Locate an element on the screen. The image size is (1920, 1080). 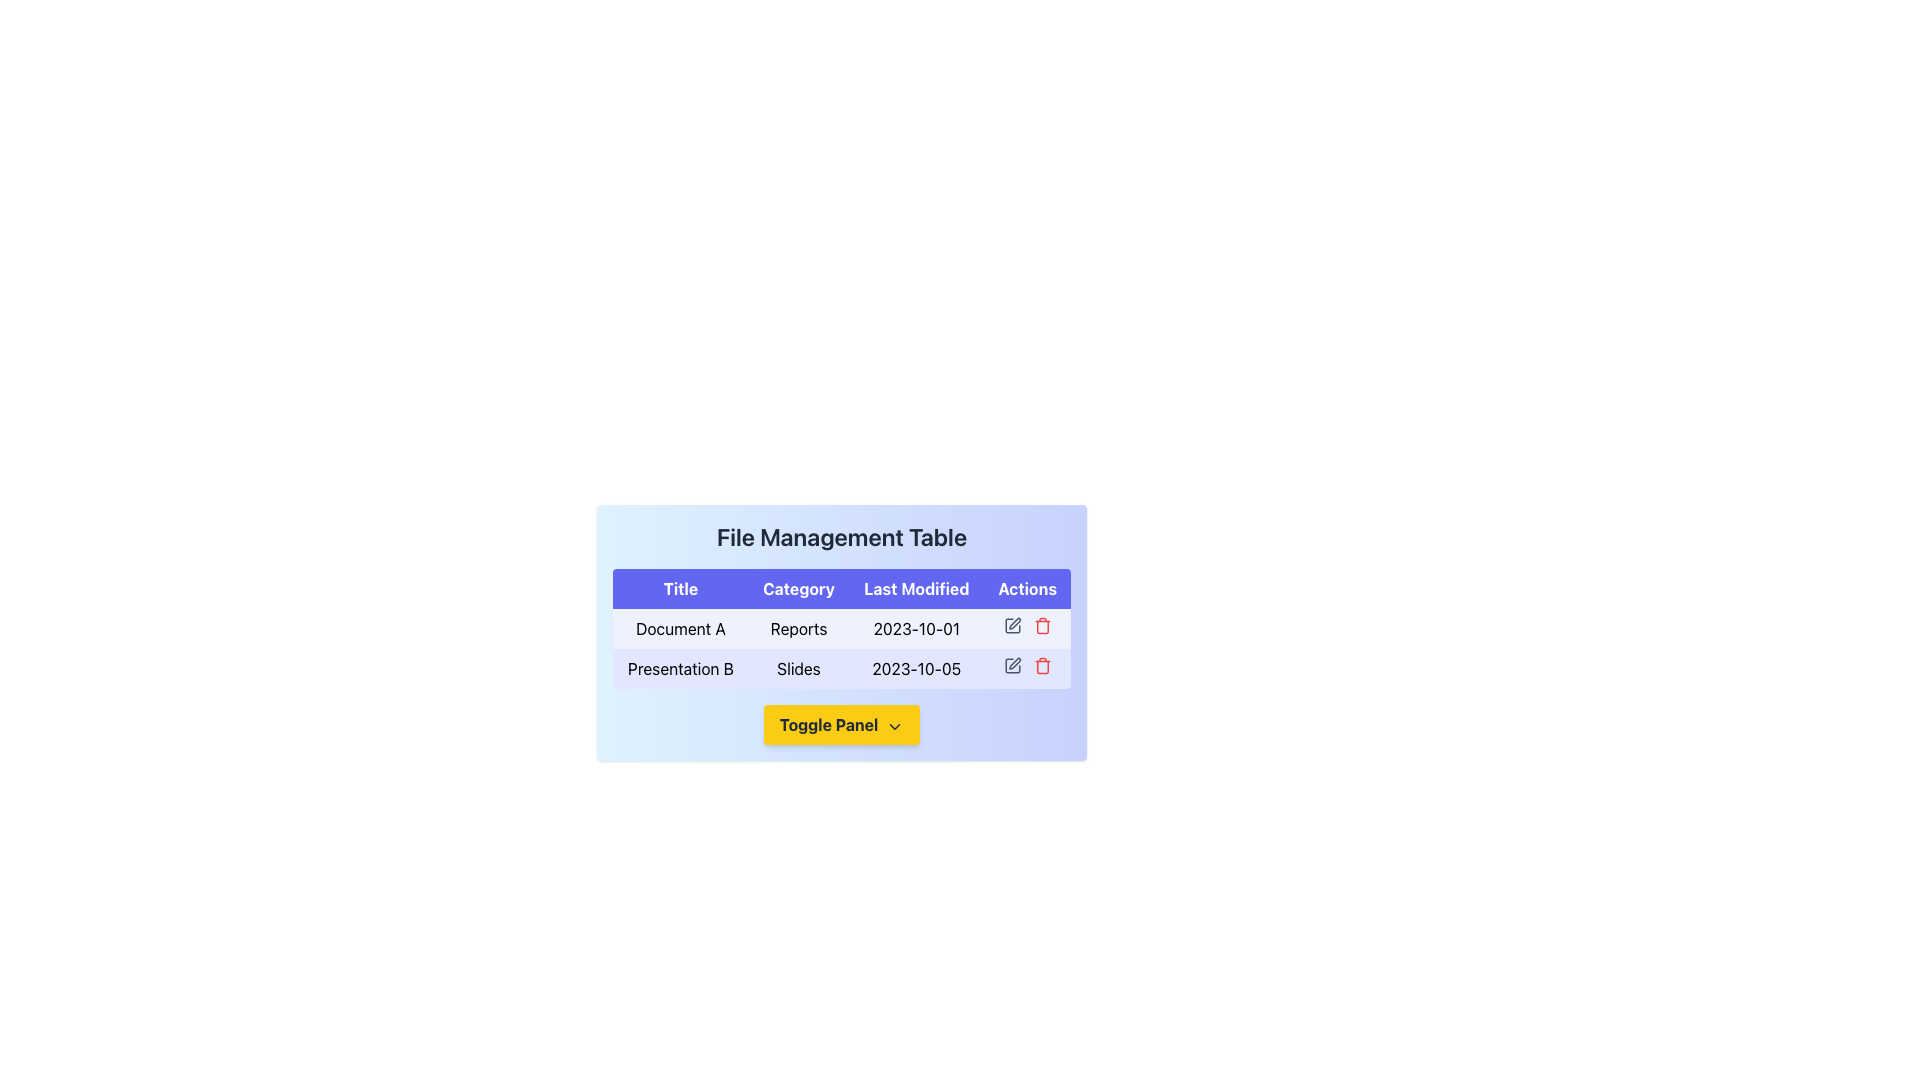
the second row of the data table which contains 'Presentation B', 'Slides', and '2023-10-05' is located at coordinates (841, 668).